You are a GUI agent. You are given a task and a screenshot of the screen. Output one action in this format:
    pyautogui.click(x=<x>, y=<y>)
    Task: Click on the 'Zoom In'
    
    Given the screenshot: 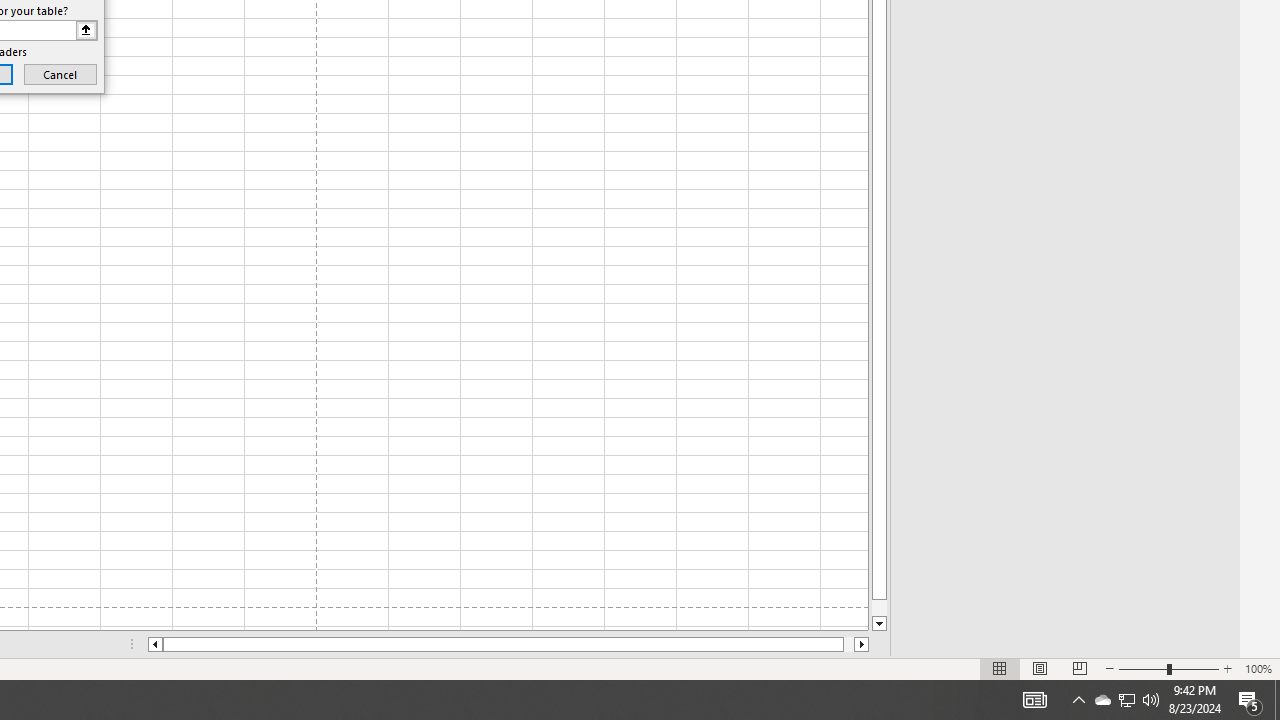 What is the action you would take?
    pyautogui.click(x=1226, y=669)
    